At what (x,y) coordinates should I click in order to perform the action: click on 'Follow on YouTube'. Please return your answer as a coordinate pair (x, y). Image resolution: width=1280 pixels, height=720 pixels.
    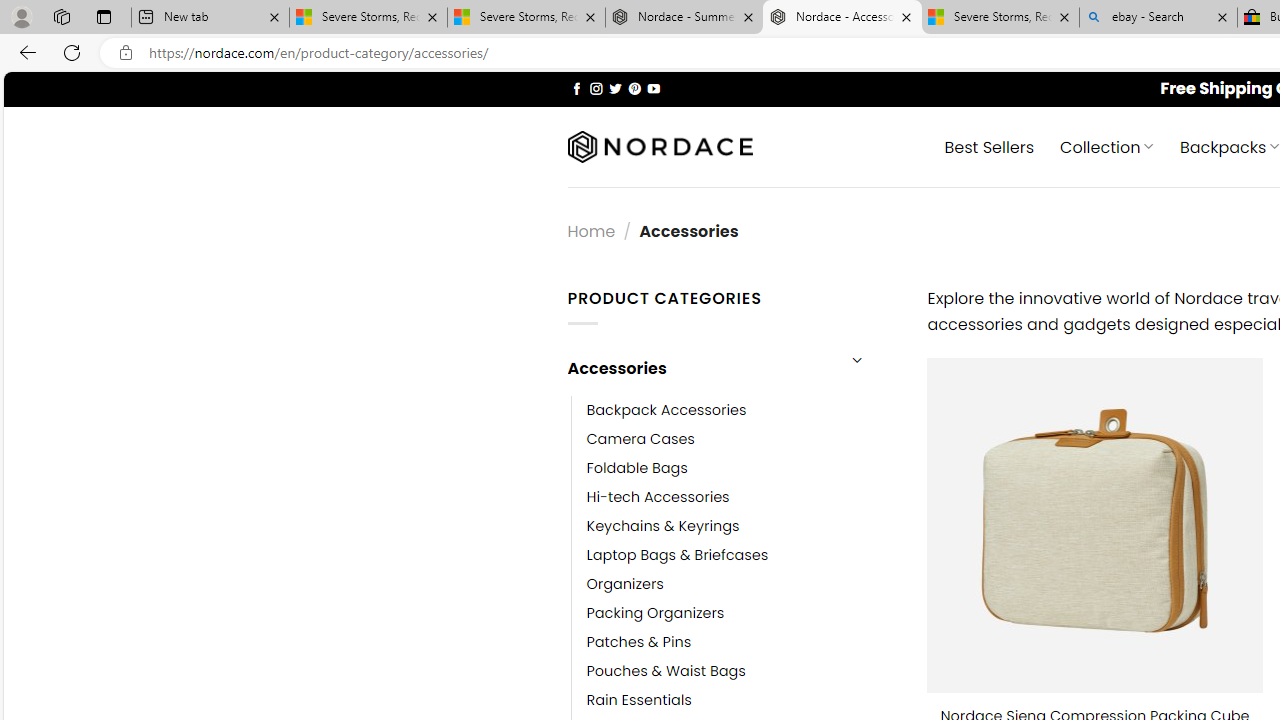
    Looking at the image, I should click on (653, 87).